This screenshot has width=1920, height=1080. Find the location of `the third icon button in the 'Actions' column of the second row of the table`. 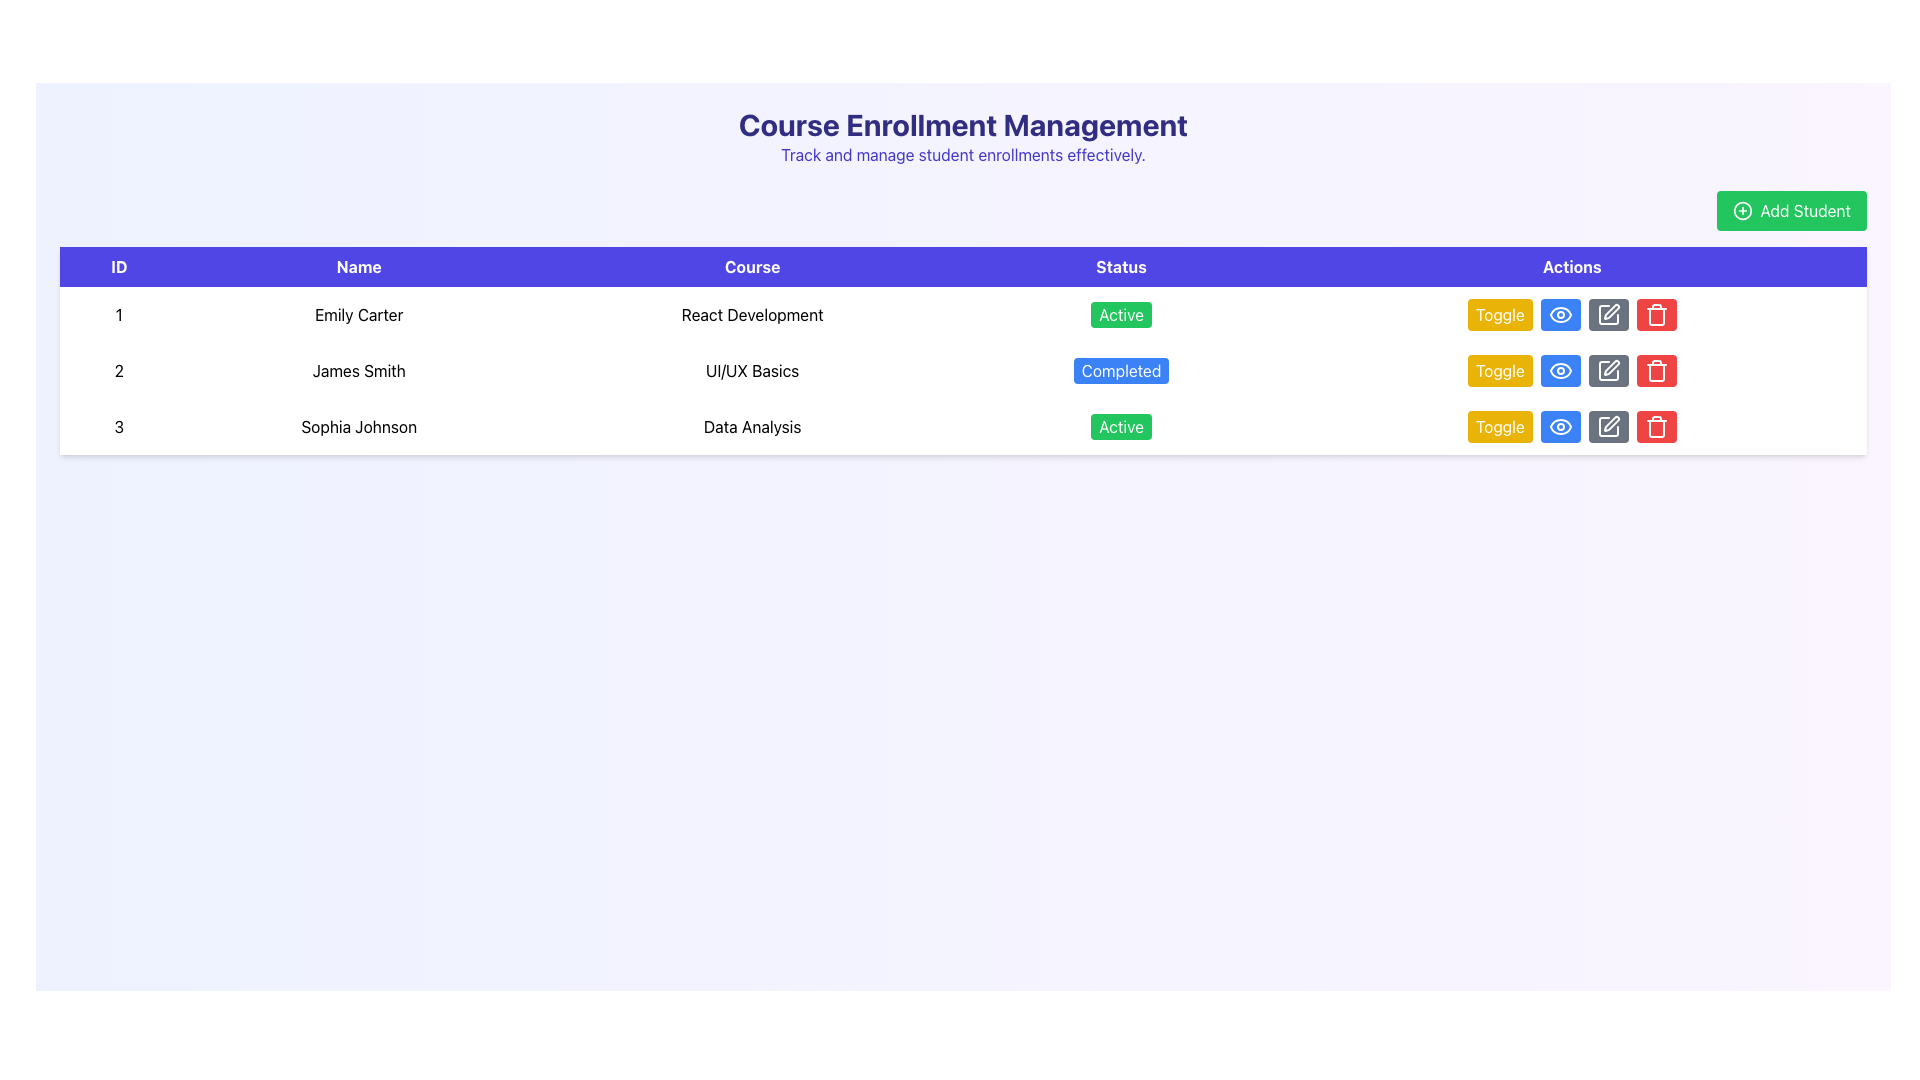

the third icon button in the 'Actions' column of the second row of the table is located at coordinates (1559, 370).